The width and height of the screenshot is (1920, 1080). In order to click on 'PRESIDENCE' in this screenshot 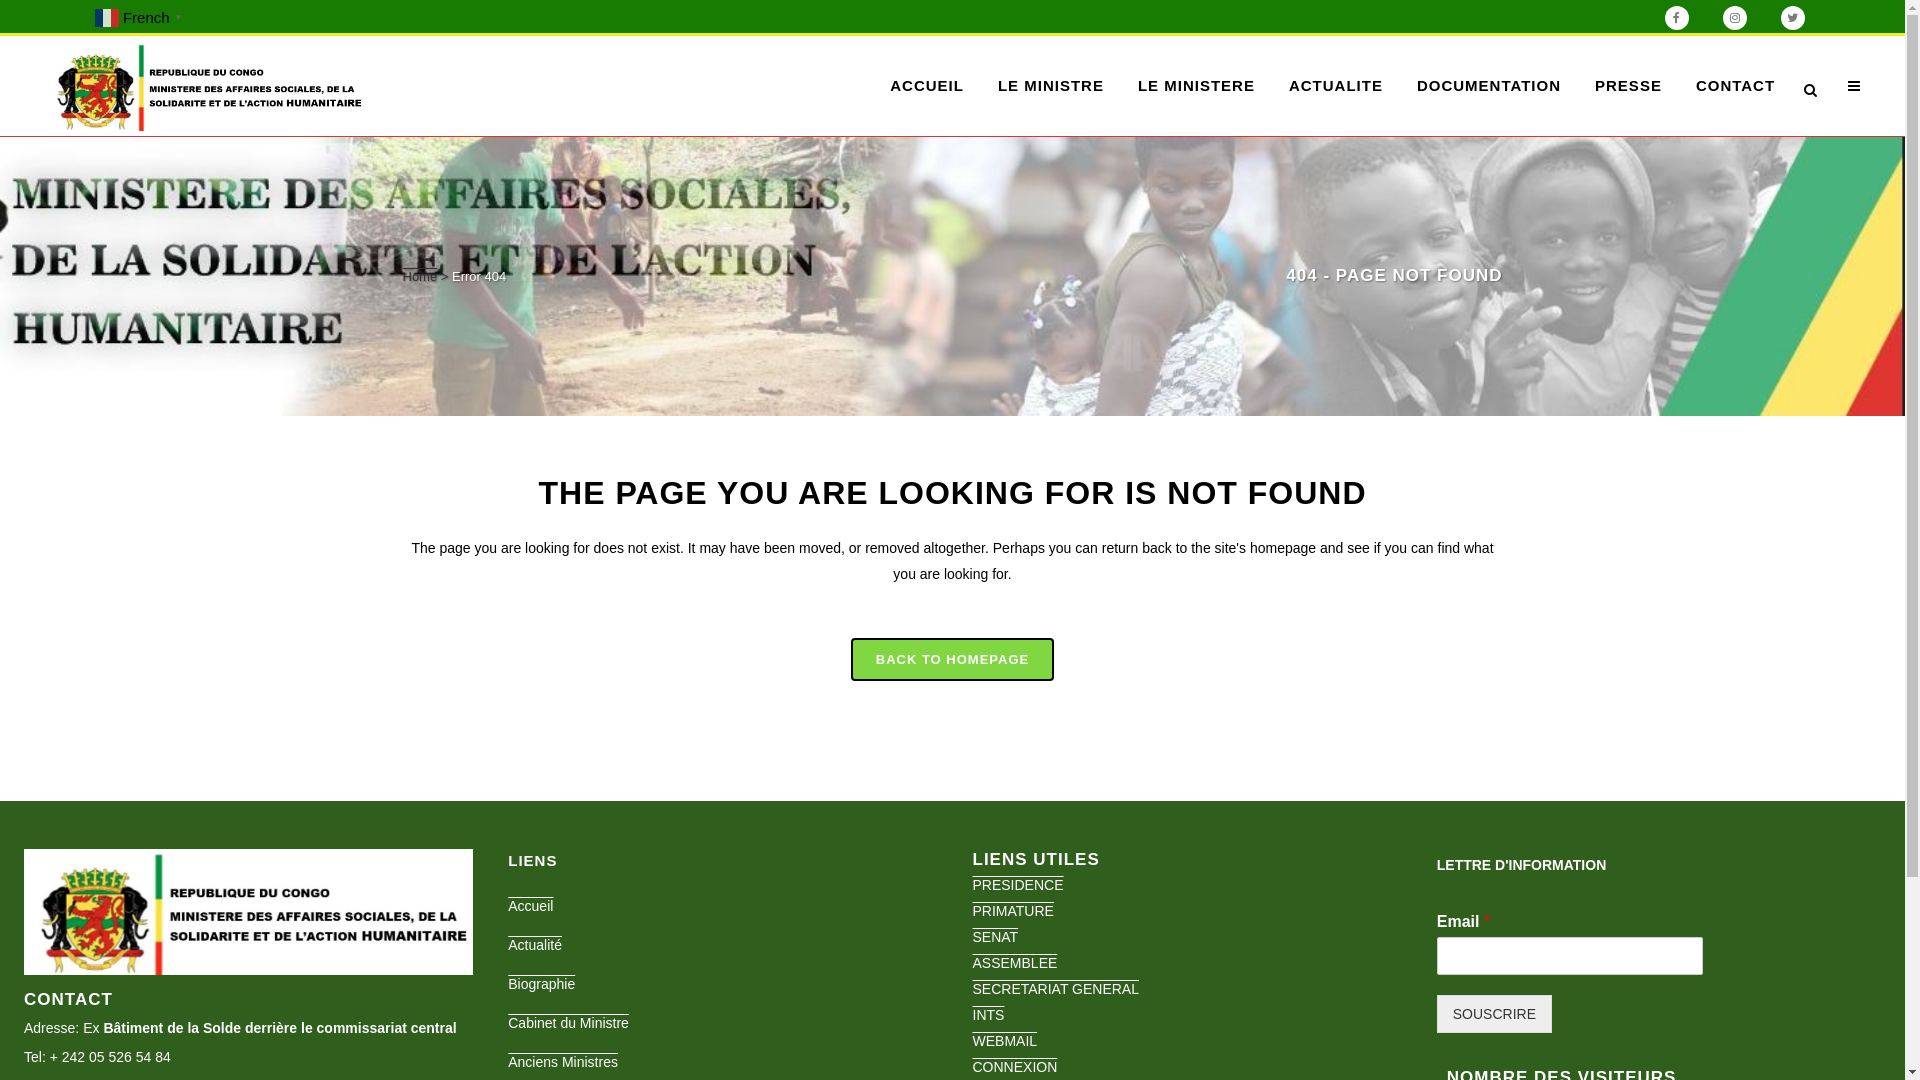, I will do `click(971, 883)`.